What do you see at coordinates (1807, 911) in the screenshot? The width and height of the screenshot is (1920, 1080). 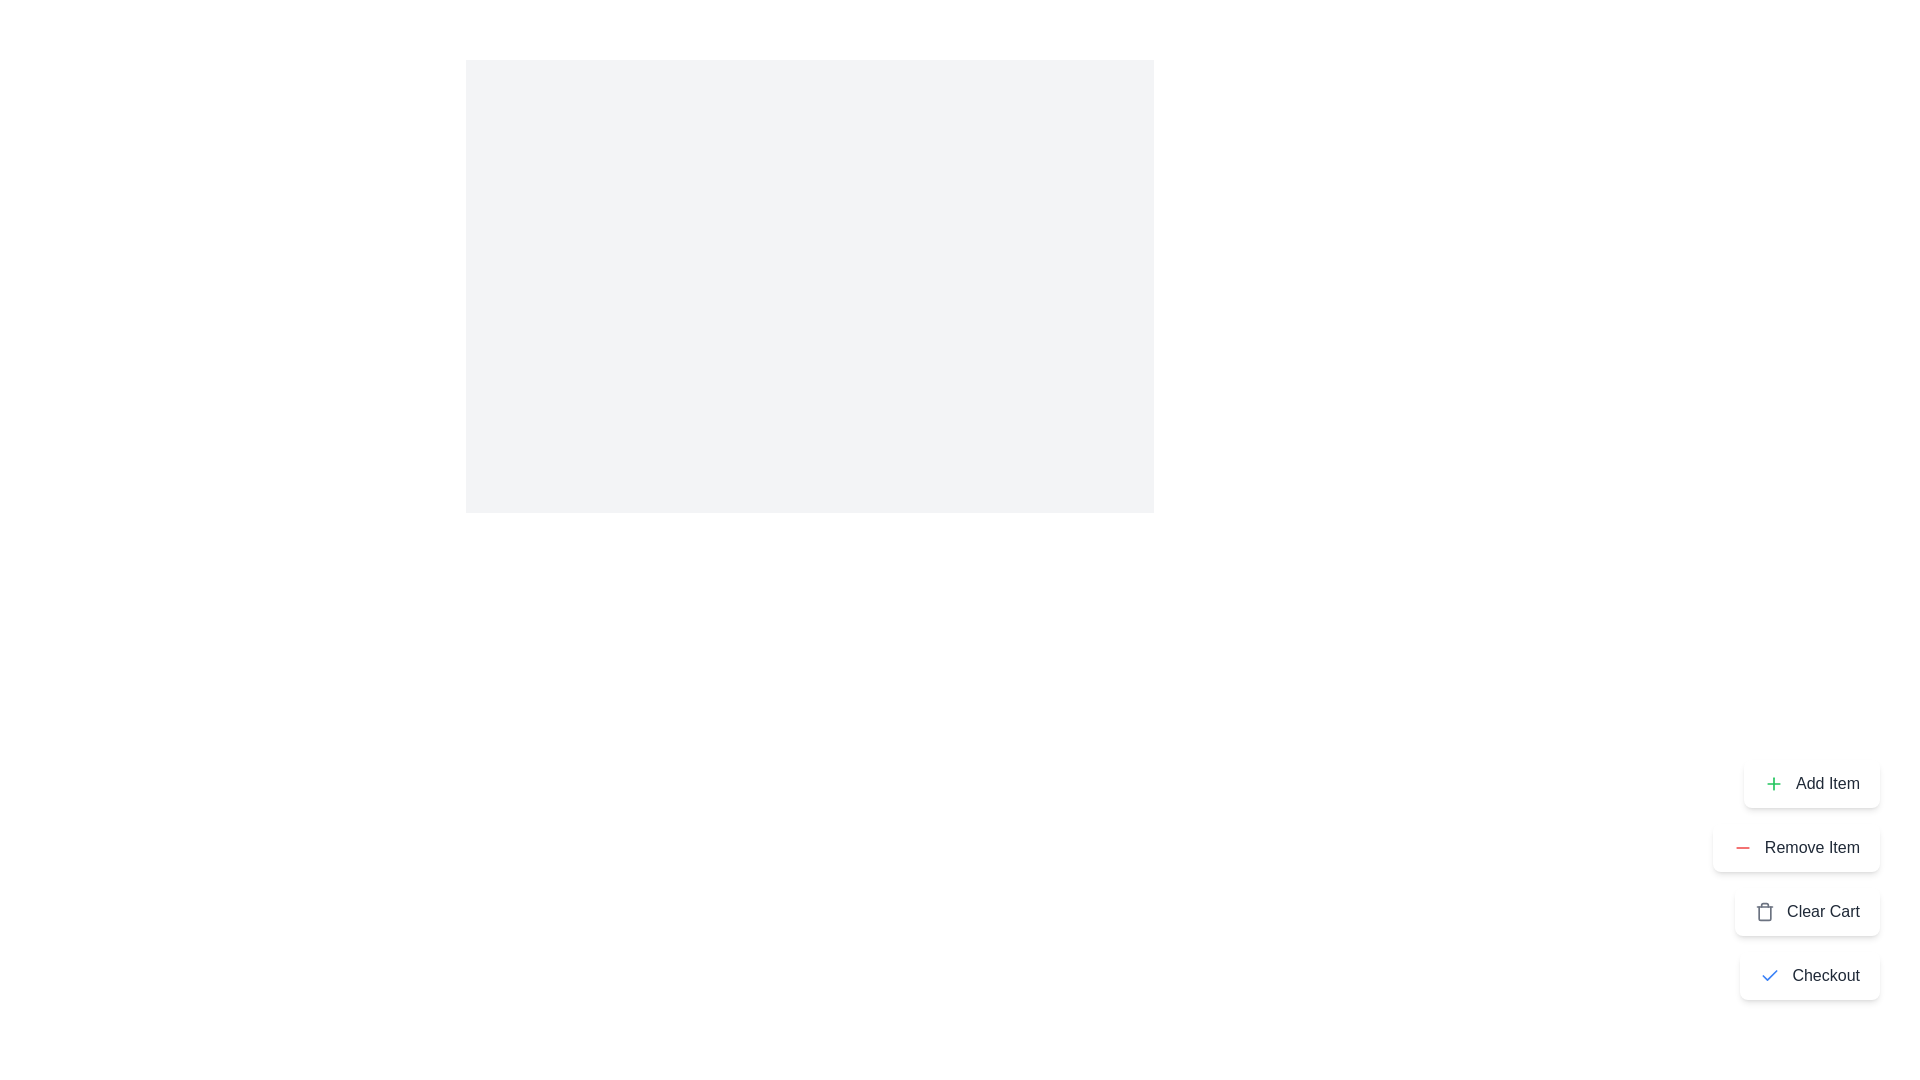 I see `the 'Clear Cart' button to empty the cart` at bounding box center [1807, 911].